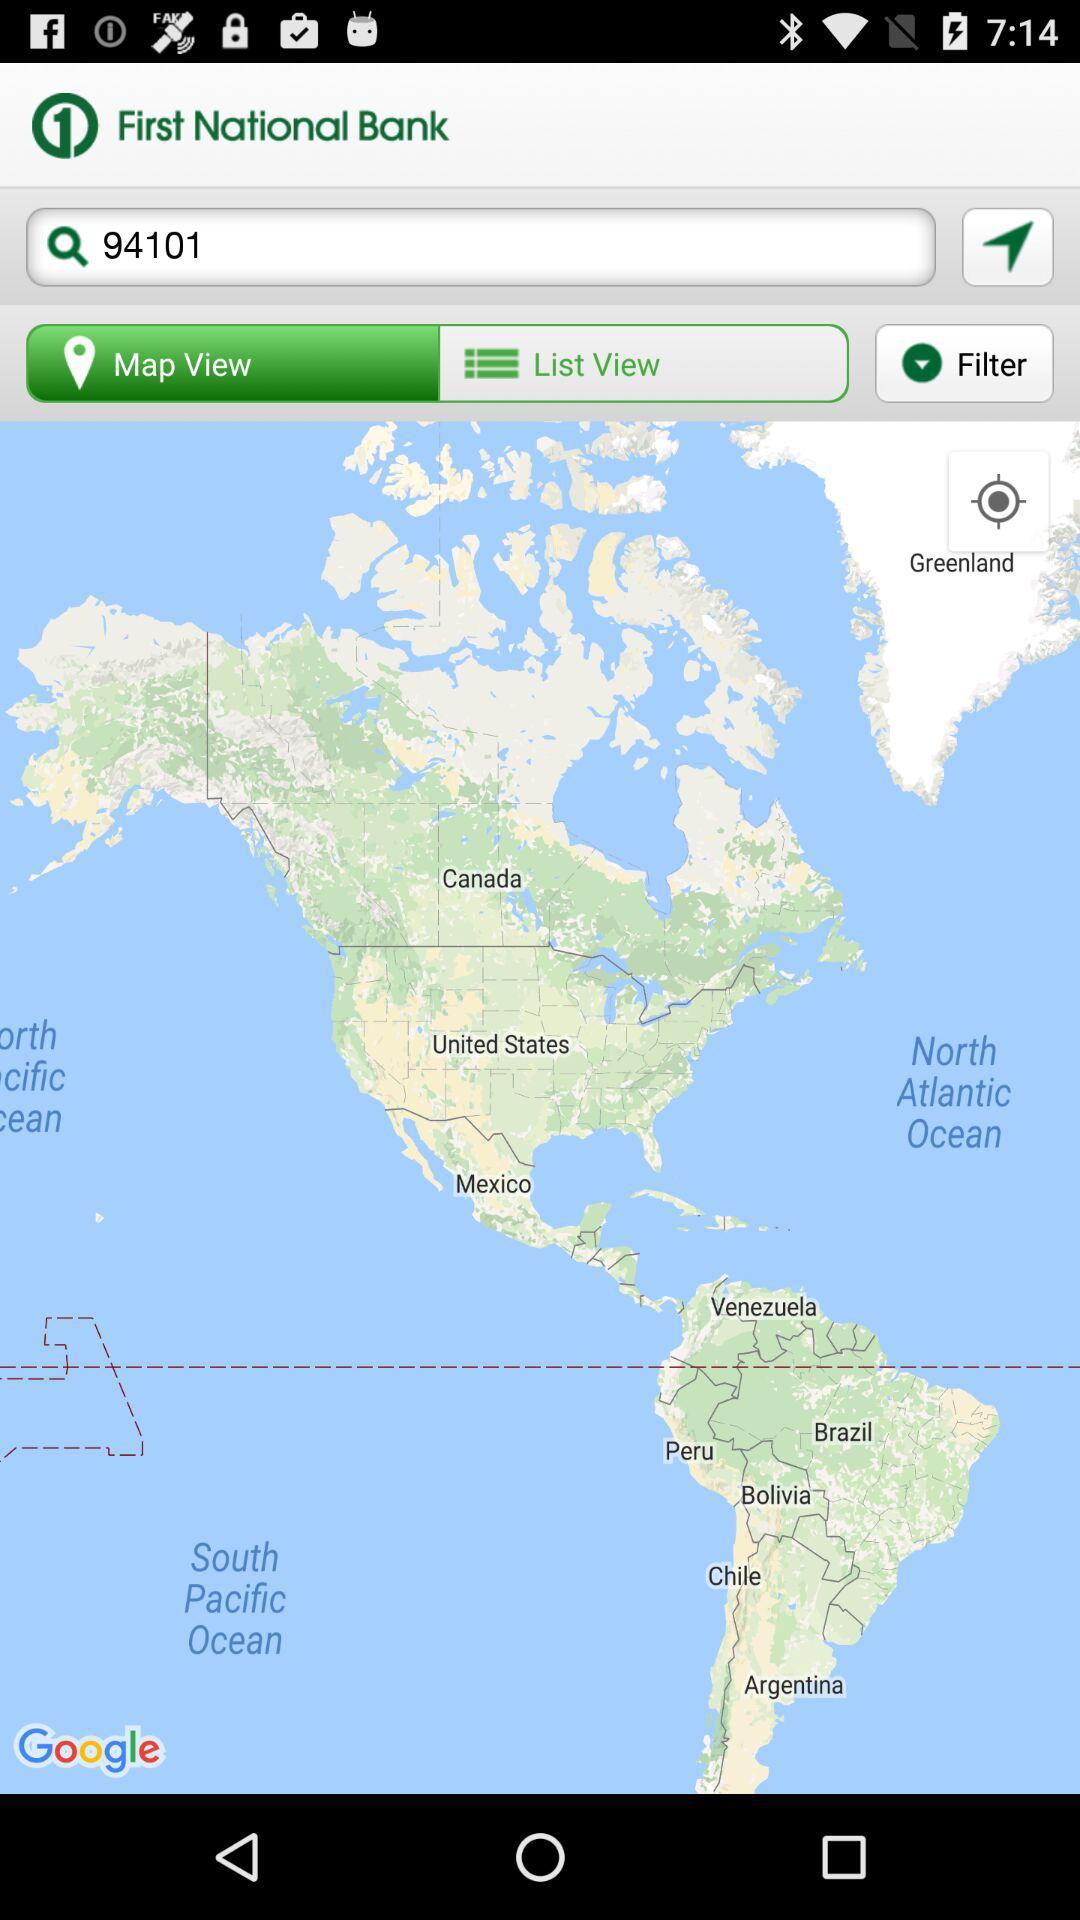 Image resolution: width=1080 pixels, height=1920 pixels. I want to click on 94101, so click(481, 246).